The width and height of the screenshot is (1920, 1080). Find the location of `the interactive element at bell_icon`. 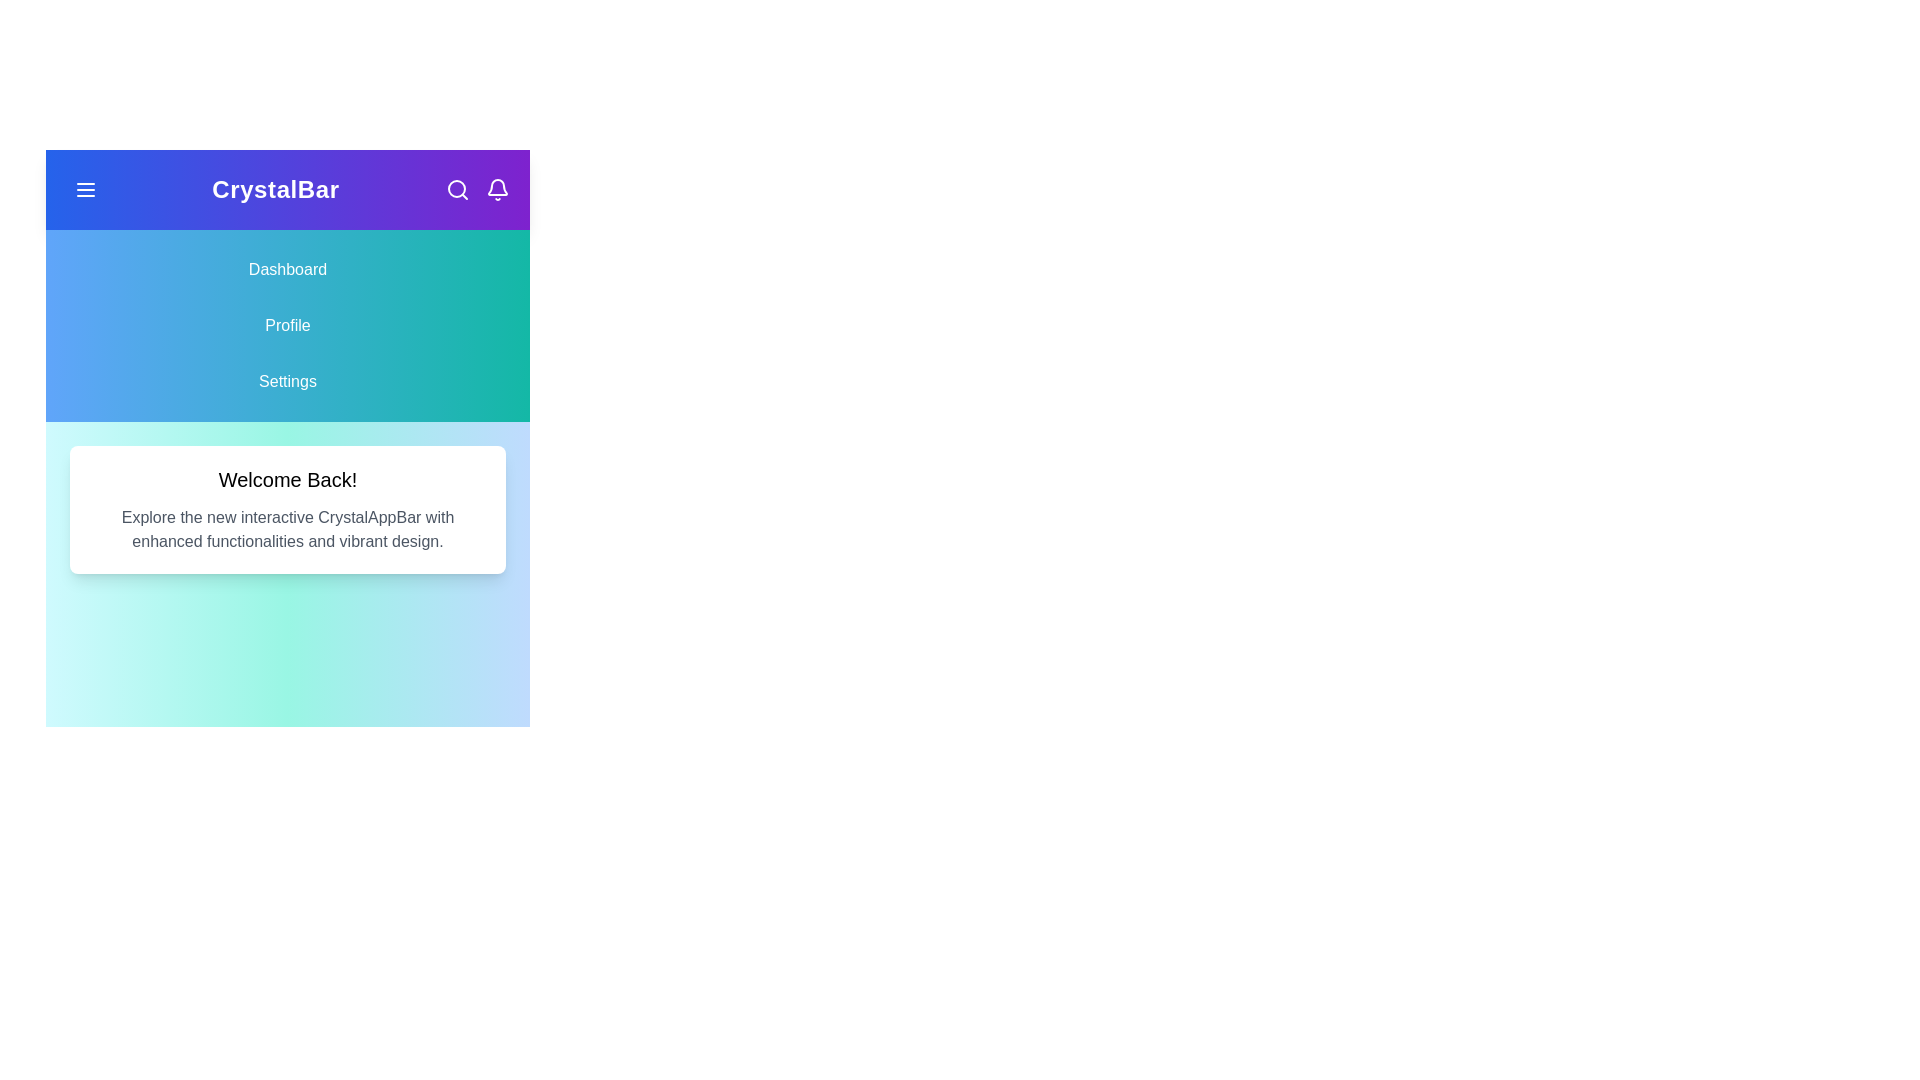

the interactive element at bell_icon is located at coordinates (498, 189).